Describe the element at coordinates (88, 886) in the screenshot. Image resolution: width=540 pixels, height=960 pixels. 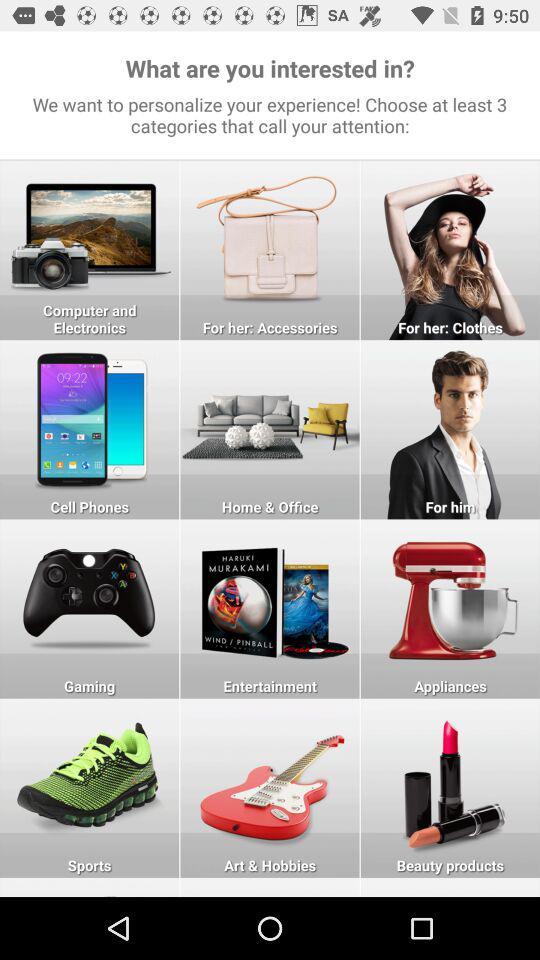
I see `units bottom line` at that location.